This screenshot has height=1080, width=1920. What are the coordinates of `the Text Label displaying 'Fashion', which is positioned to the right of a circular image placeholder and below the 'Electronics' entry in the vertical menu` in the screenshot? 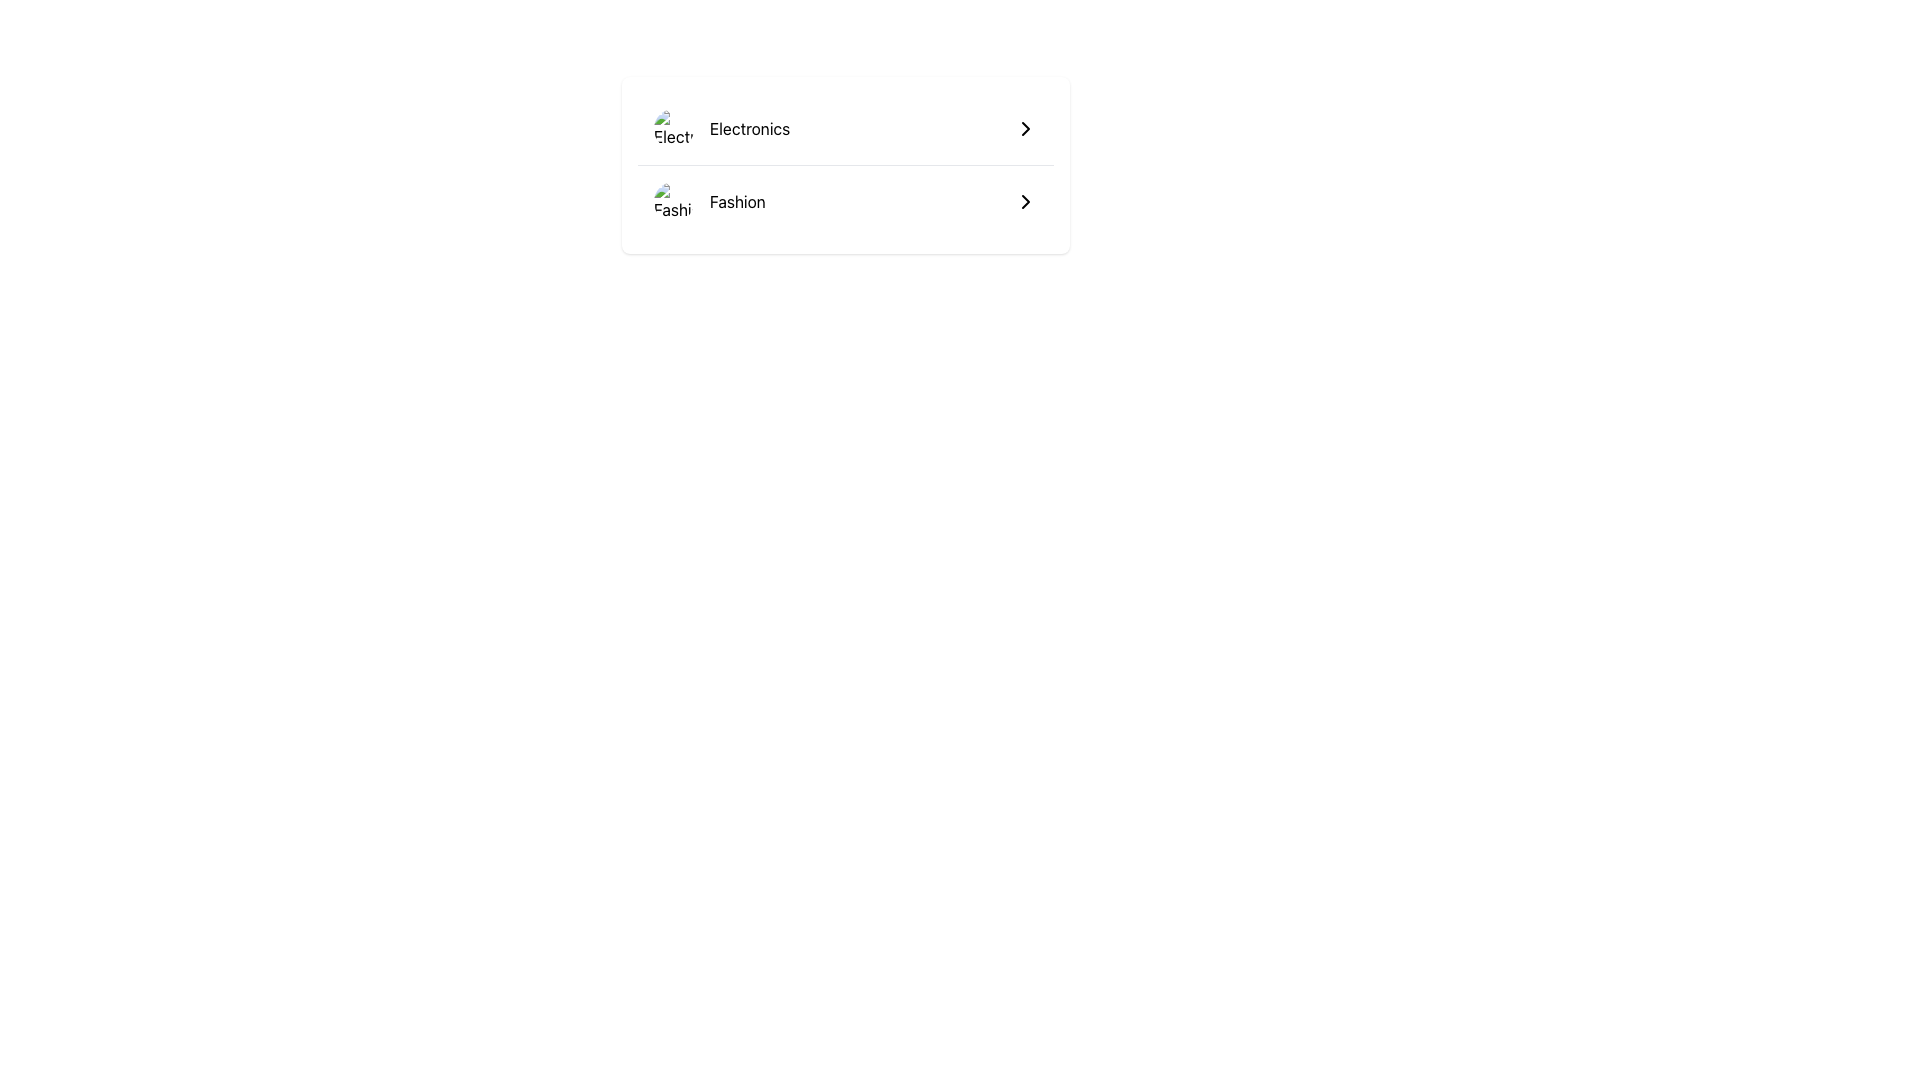 It's located at (709, 201).